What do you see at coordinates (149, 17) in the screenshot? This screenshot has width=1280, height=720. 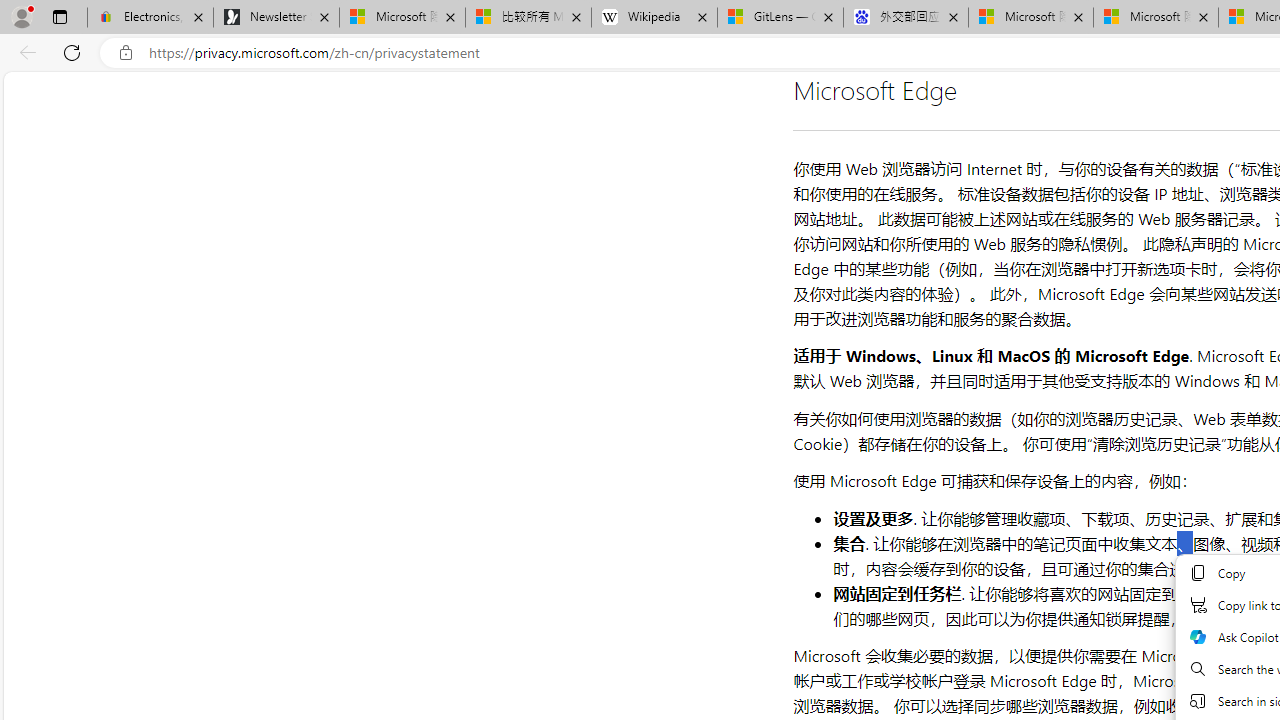 I see `'Electronics, Cars, Fashion, Collectibles & More | eBay'` at bounding box center [149, 17].